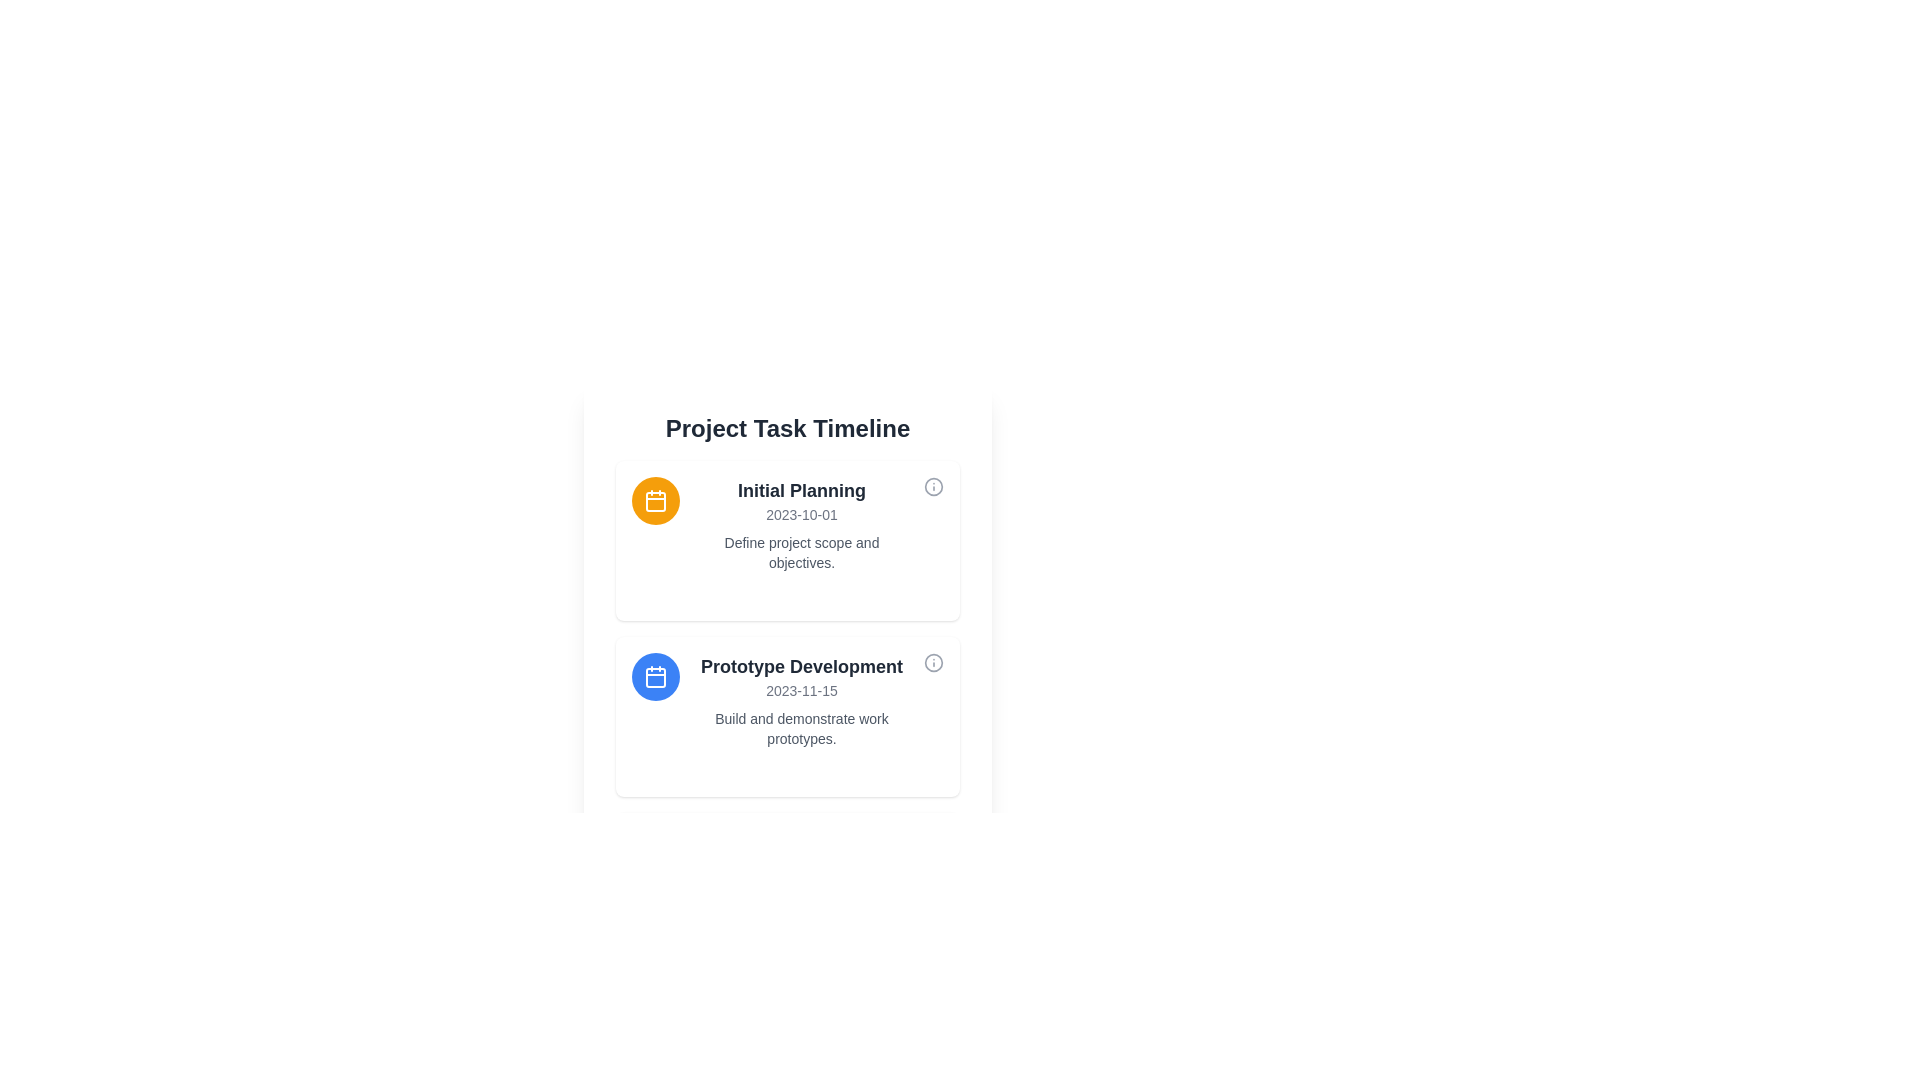 Image resolution: width=1920 pixels, height=1080 pixels. I want to click on the circular button icon styled like a clock located in the top-right corner of the 'Prototype Development' task card, so click(933, 666).